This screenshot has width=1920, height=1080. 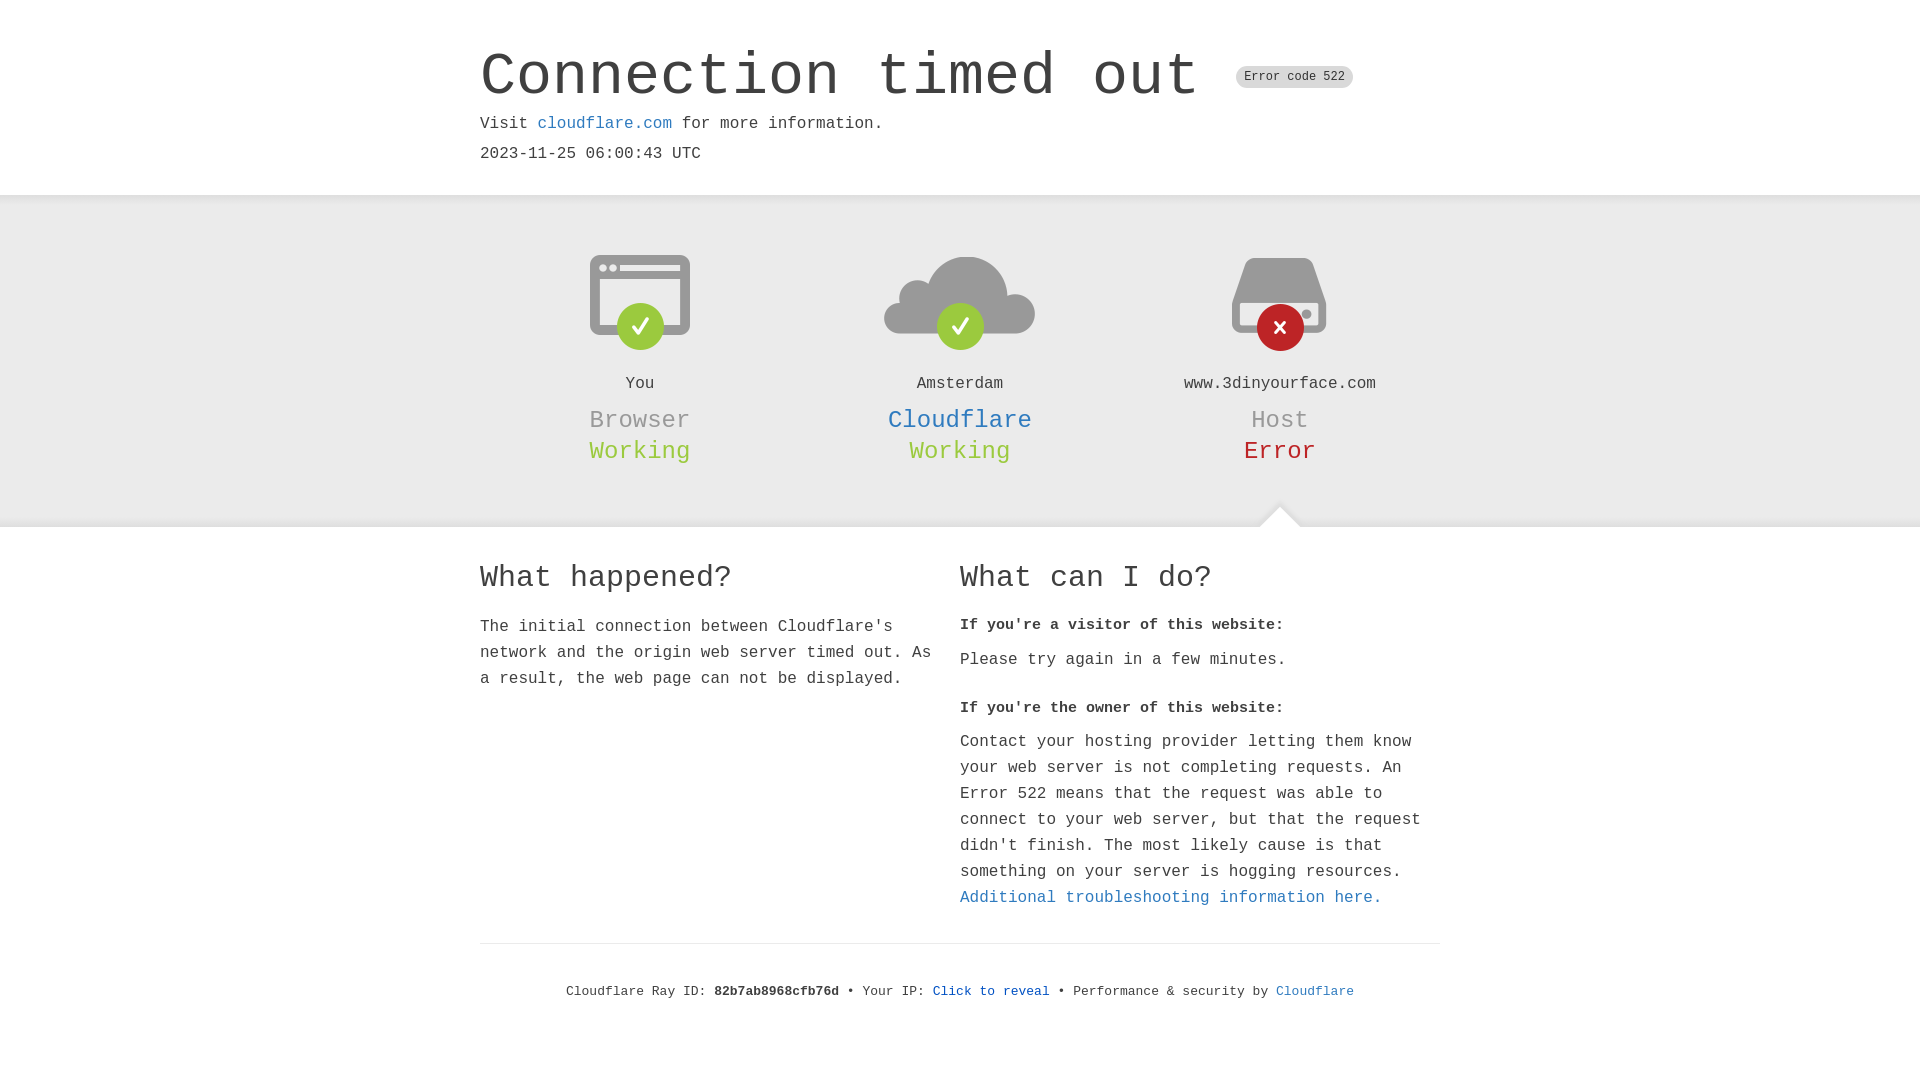 What do you see at coordinates (1171, 897) in the screenshot?
I see `'Additional troubleshooting information here.'` at bounding box center [1171, 897].